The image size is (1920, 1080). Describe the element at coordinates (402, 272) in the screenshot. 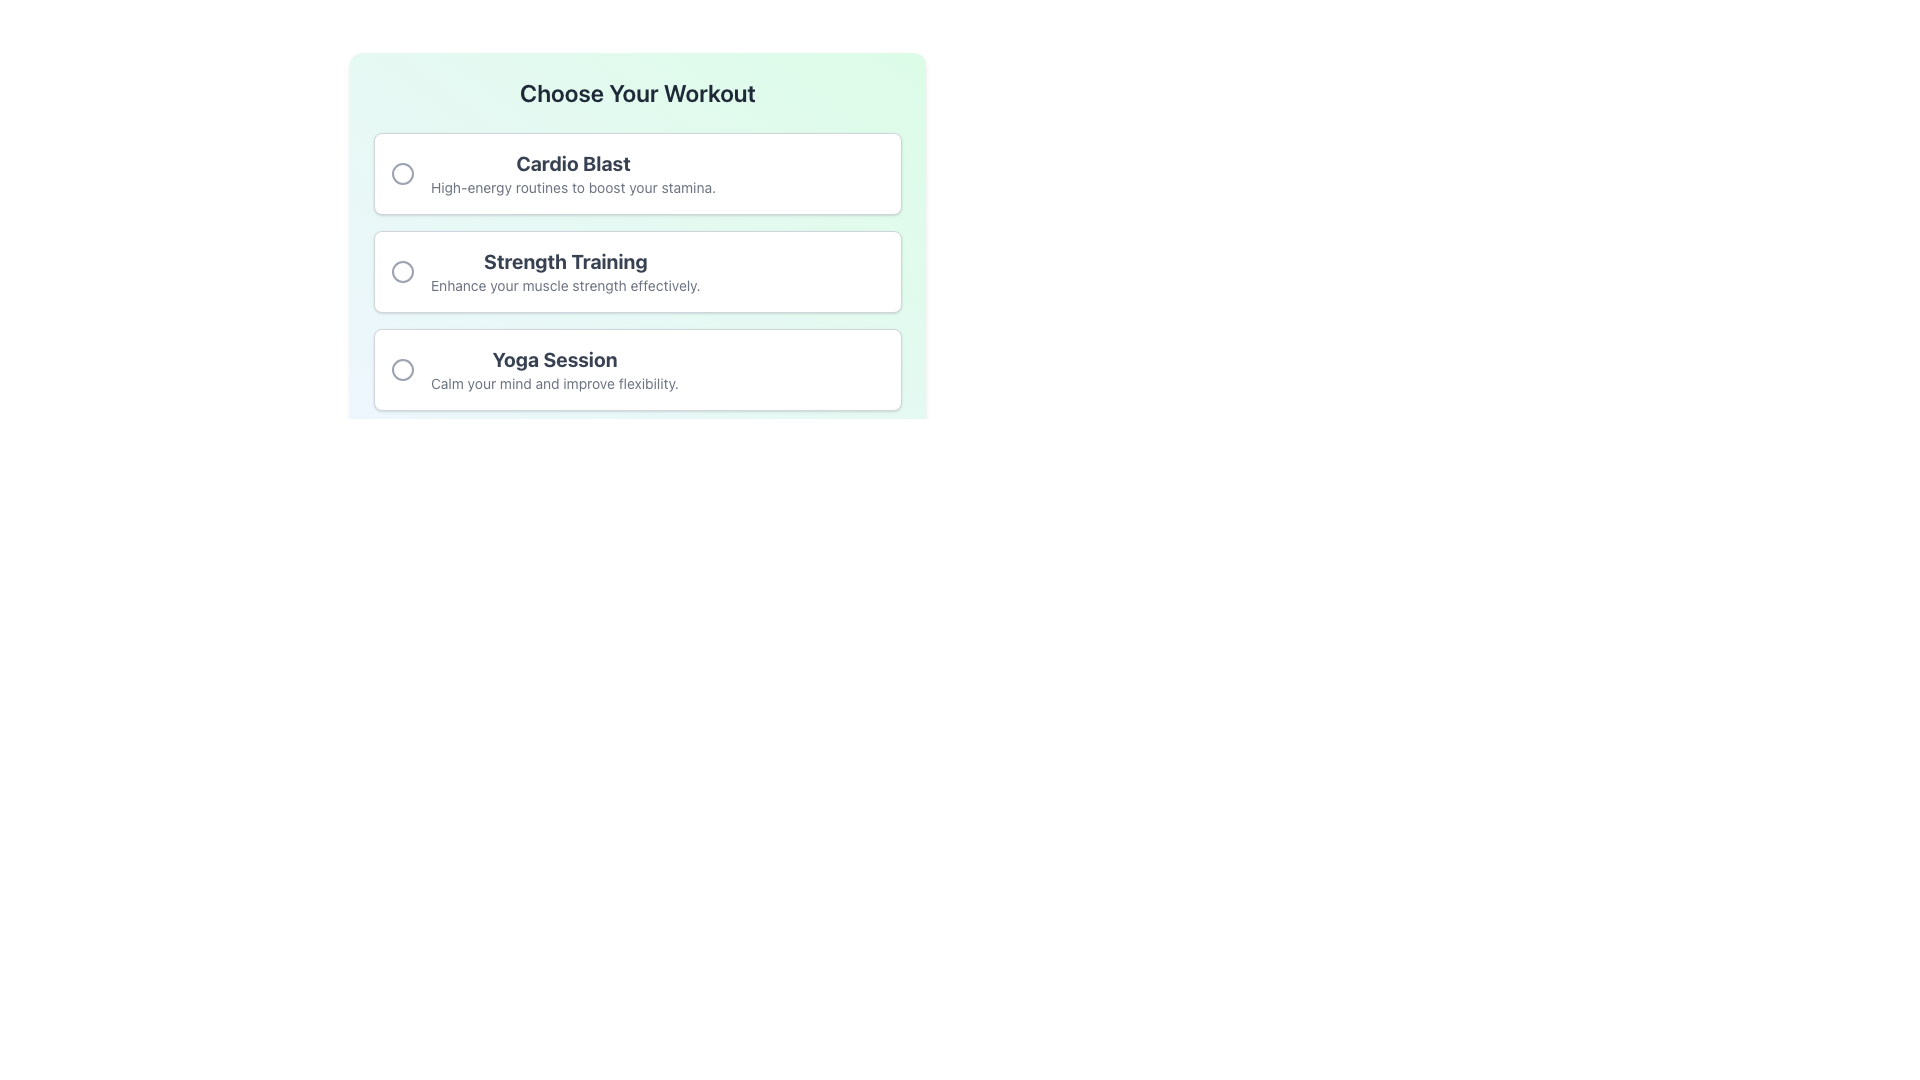

I see `the radio button icon for 'Strength Training'` at that location.